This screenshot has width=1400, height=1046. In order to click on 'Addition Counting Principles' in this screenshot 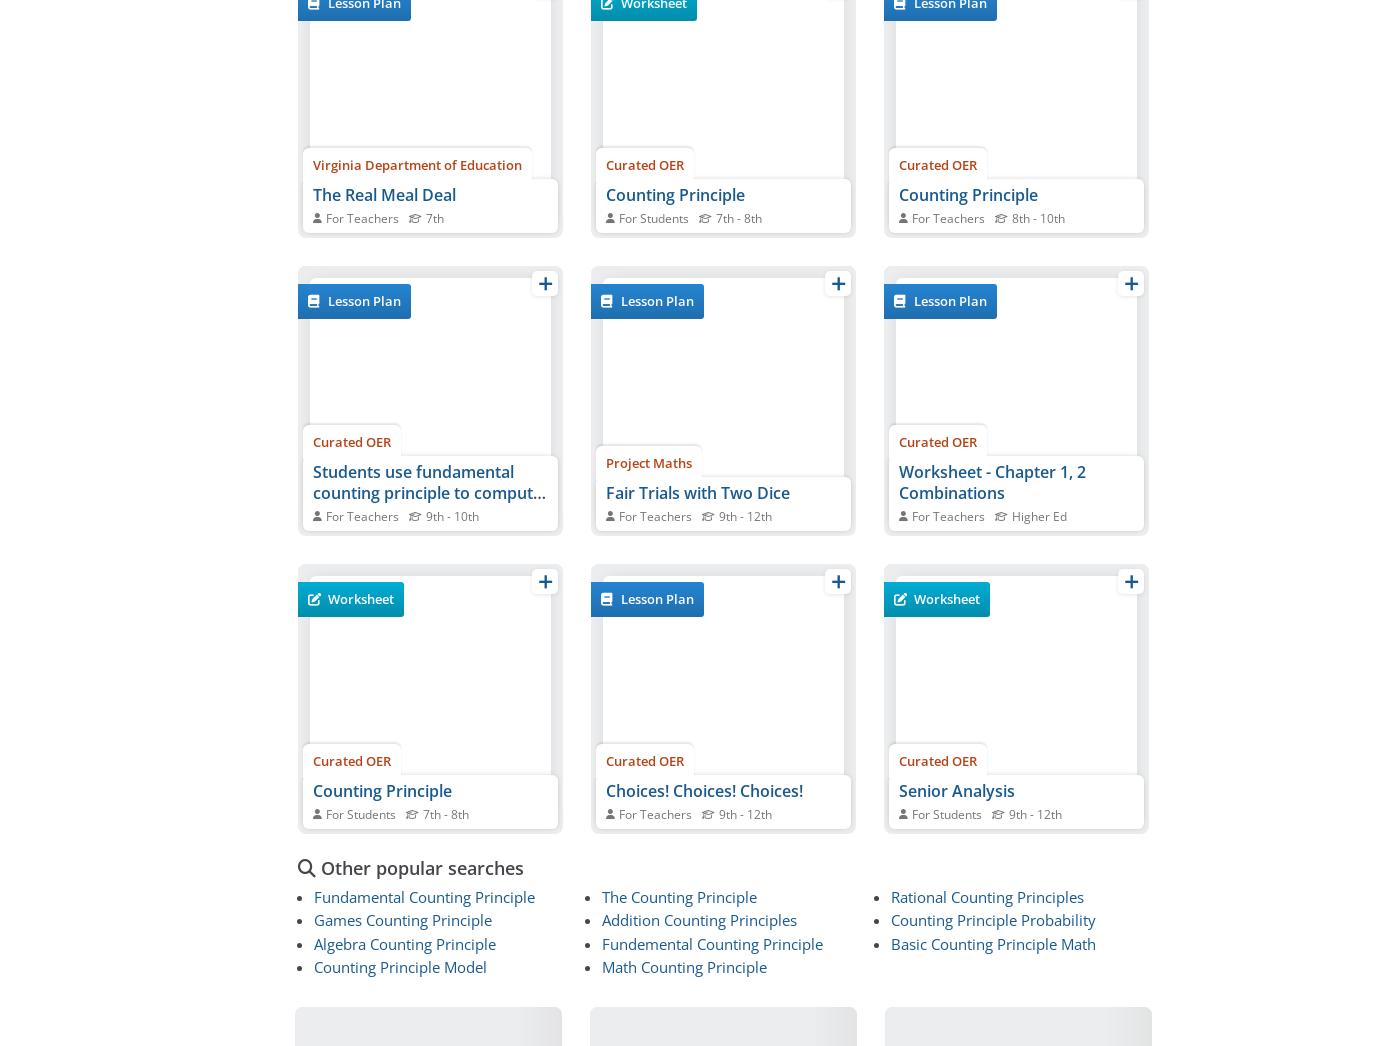, I will do `click(699, 919)`.